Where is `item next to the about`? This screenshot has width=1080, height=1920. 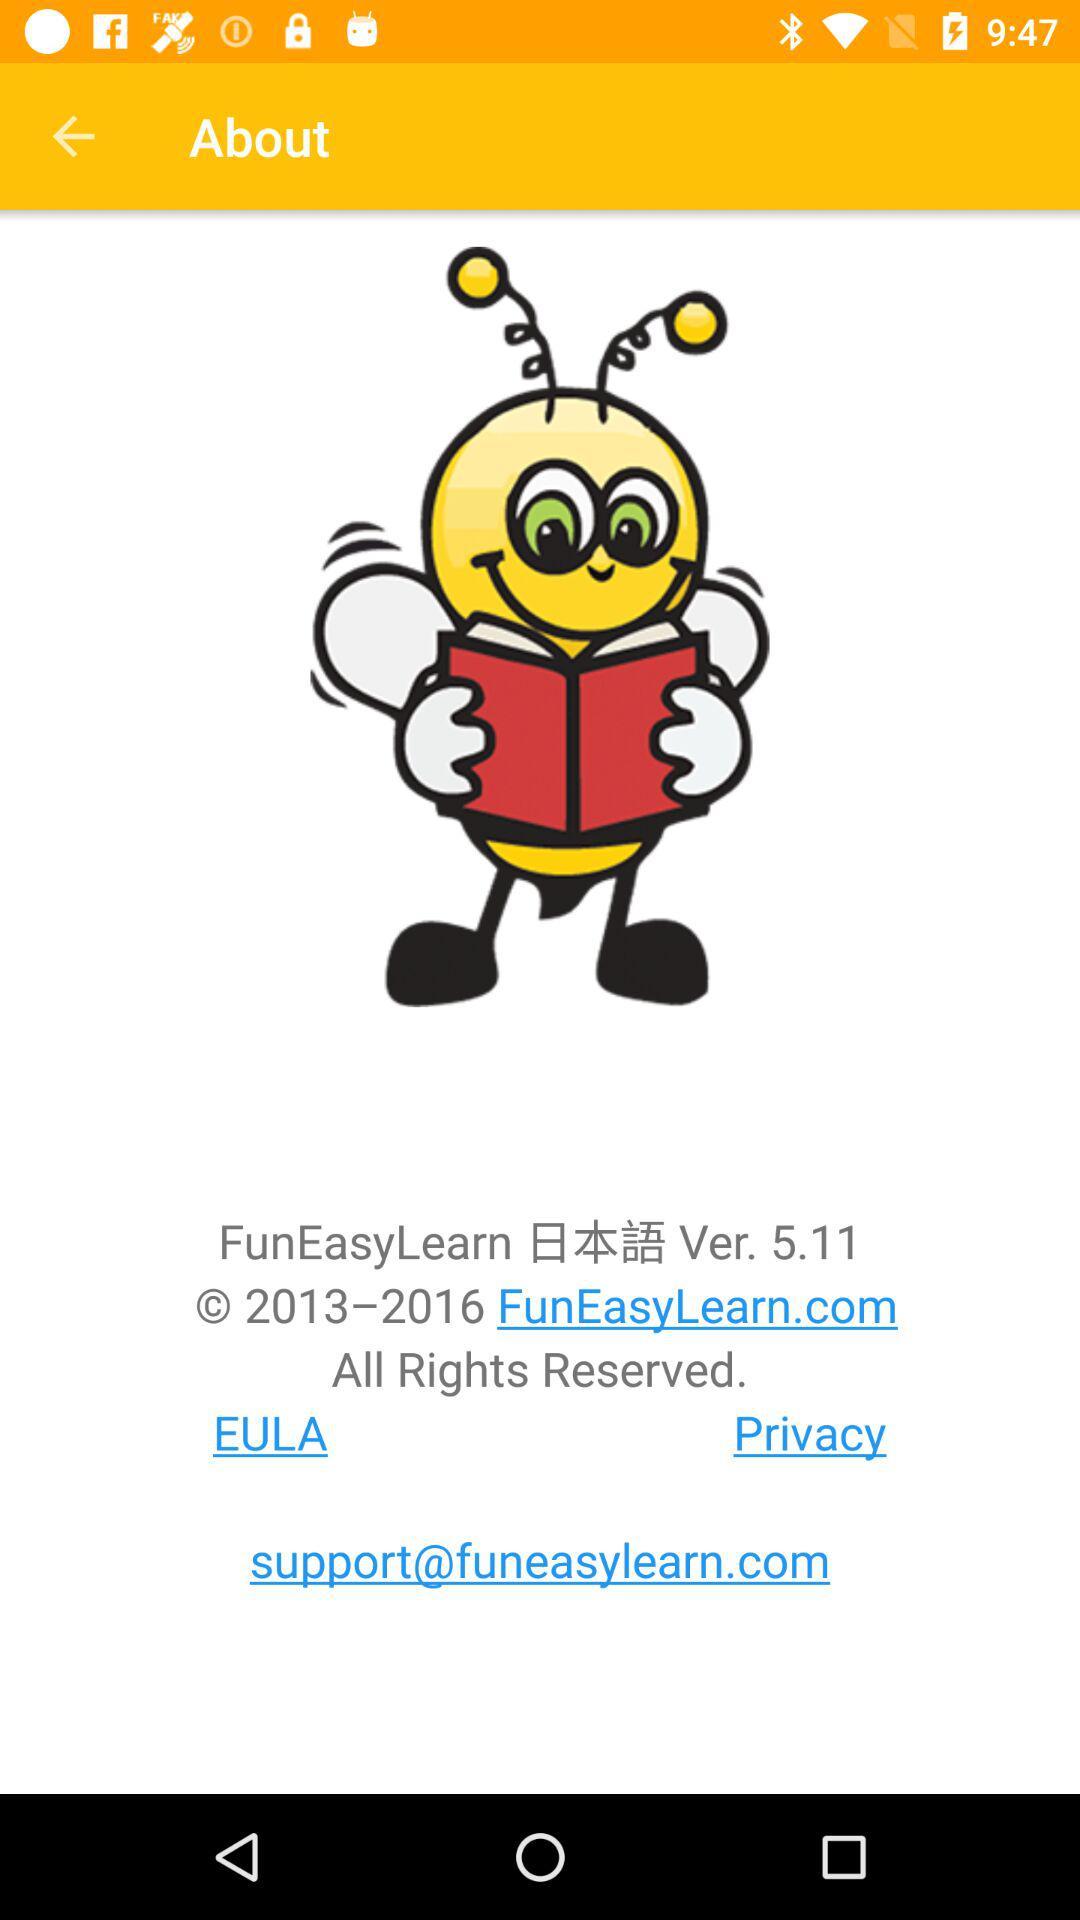
item next to the about is located at coordinates (72, 135).